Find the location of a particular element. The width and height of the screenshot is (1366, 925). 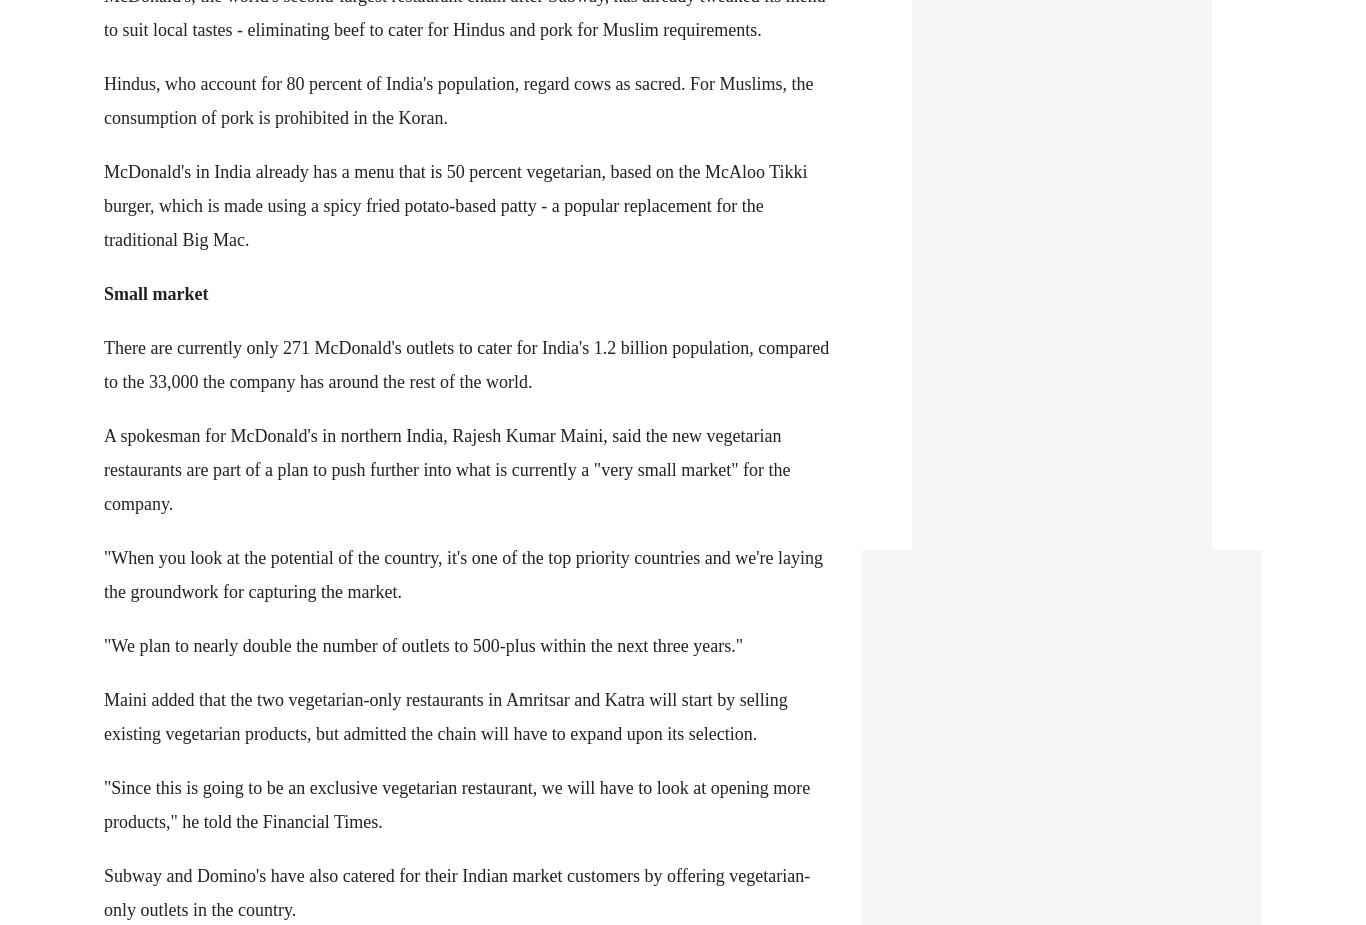

'There are currently only 271 McDonald's outlets to cater for India's 1.2 billion population, compared to the 33,000 the company has around the rest of the world.' is located at coordinates (466, 362).